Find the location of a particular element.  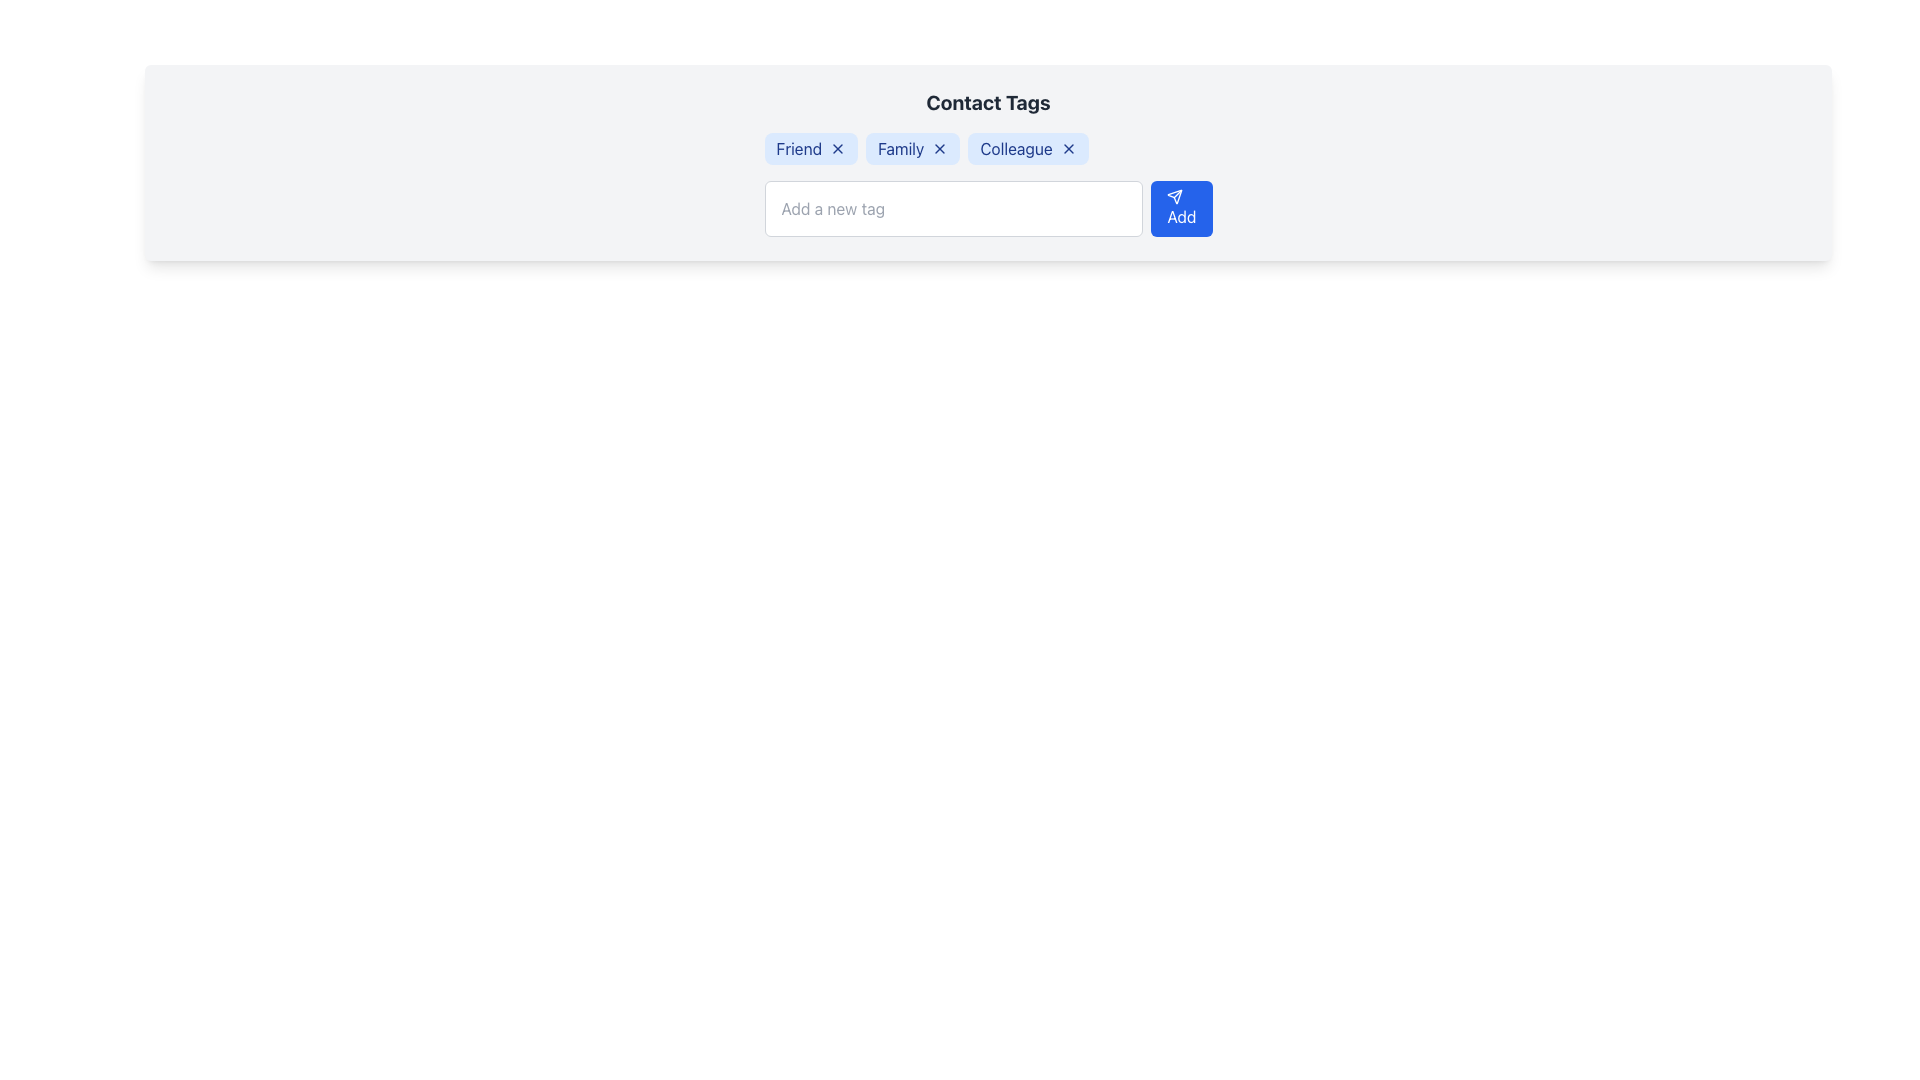

the 'X' icon button in the 'Family' tag is located at coordinates (939, 148).